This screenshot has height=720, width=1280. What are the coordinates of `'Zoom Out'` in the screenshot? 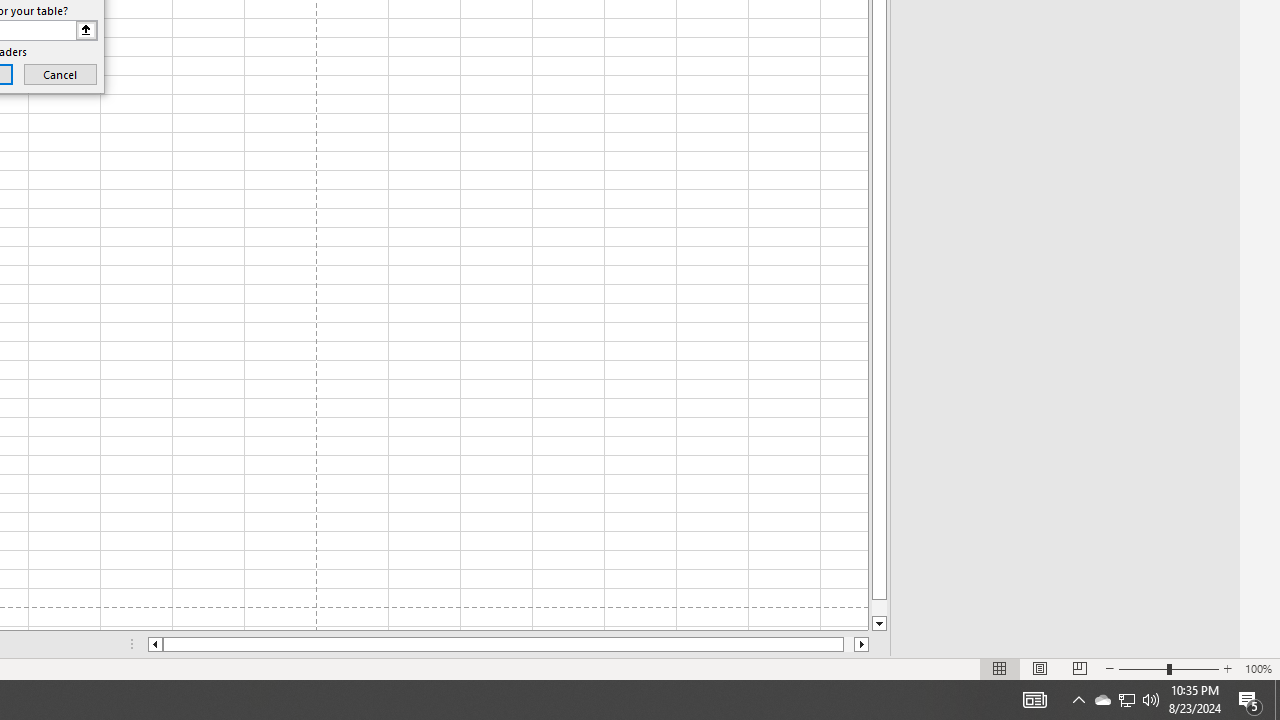 It's located at (1143, 669).